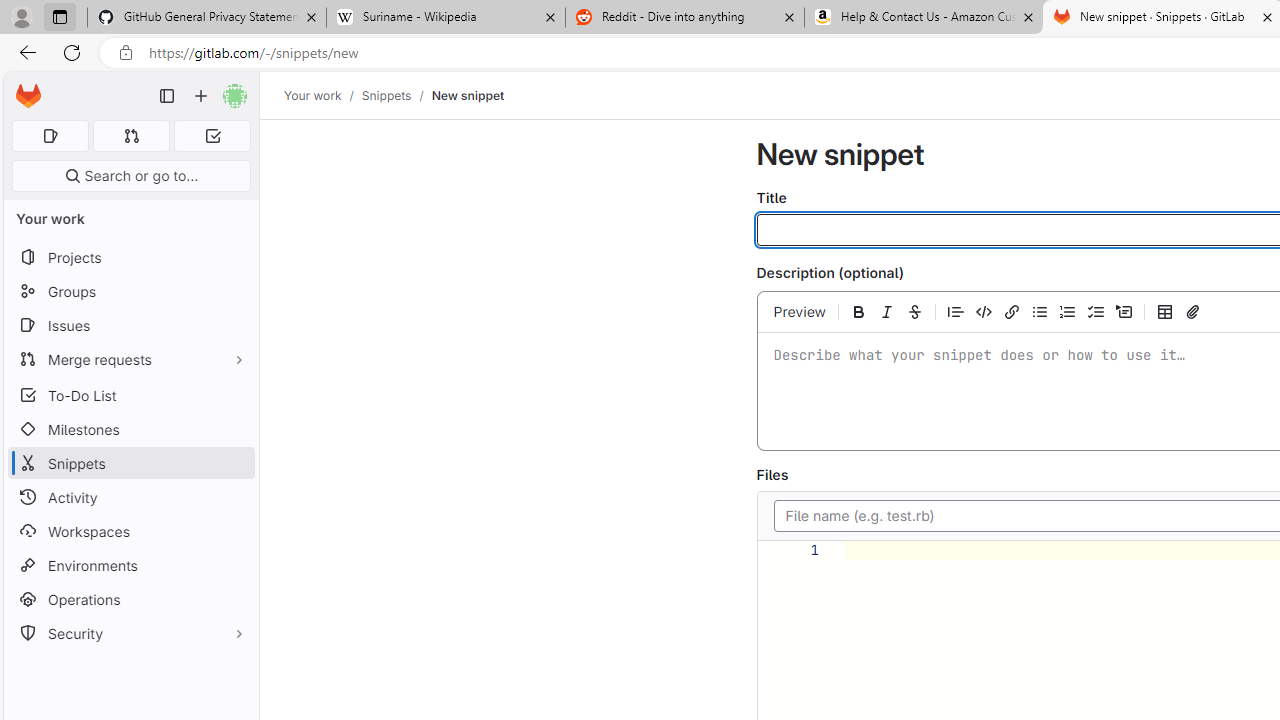  I want to click on 'Projects', so click(130, 256).